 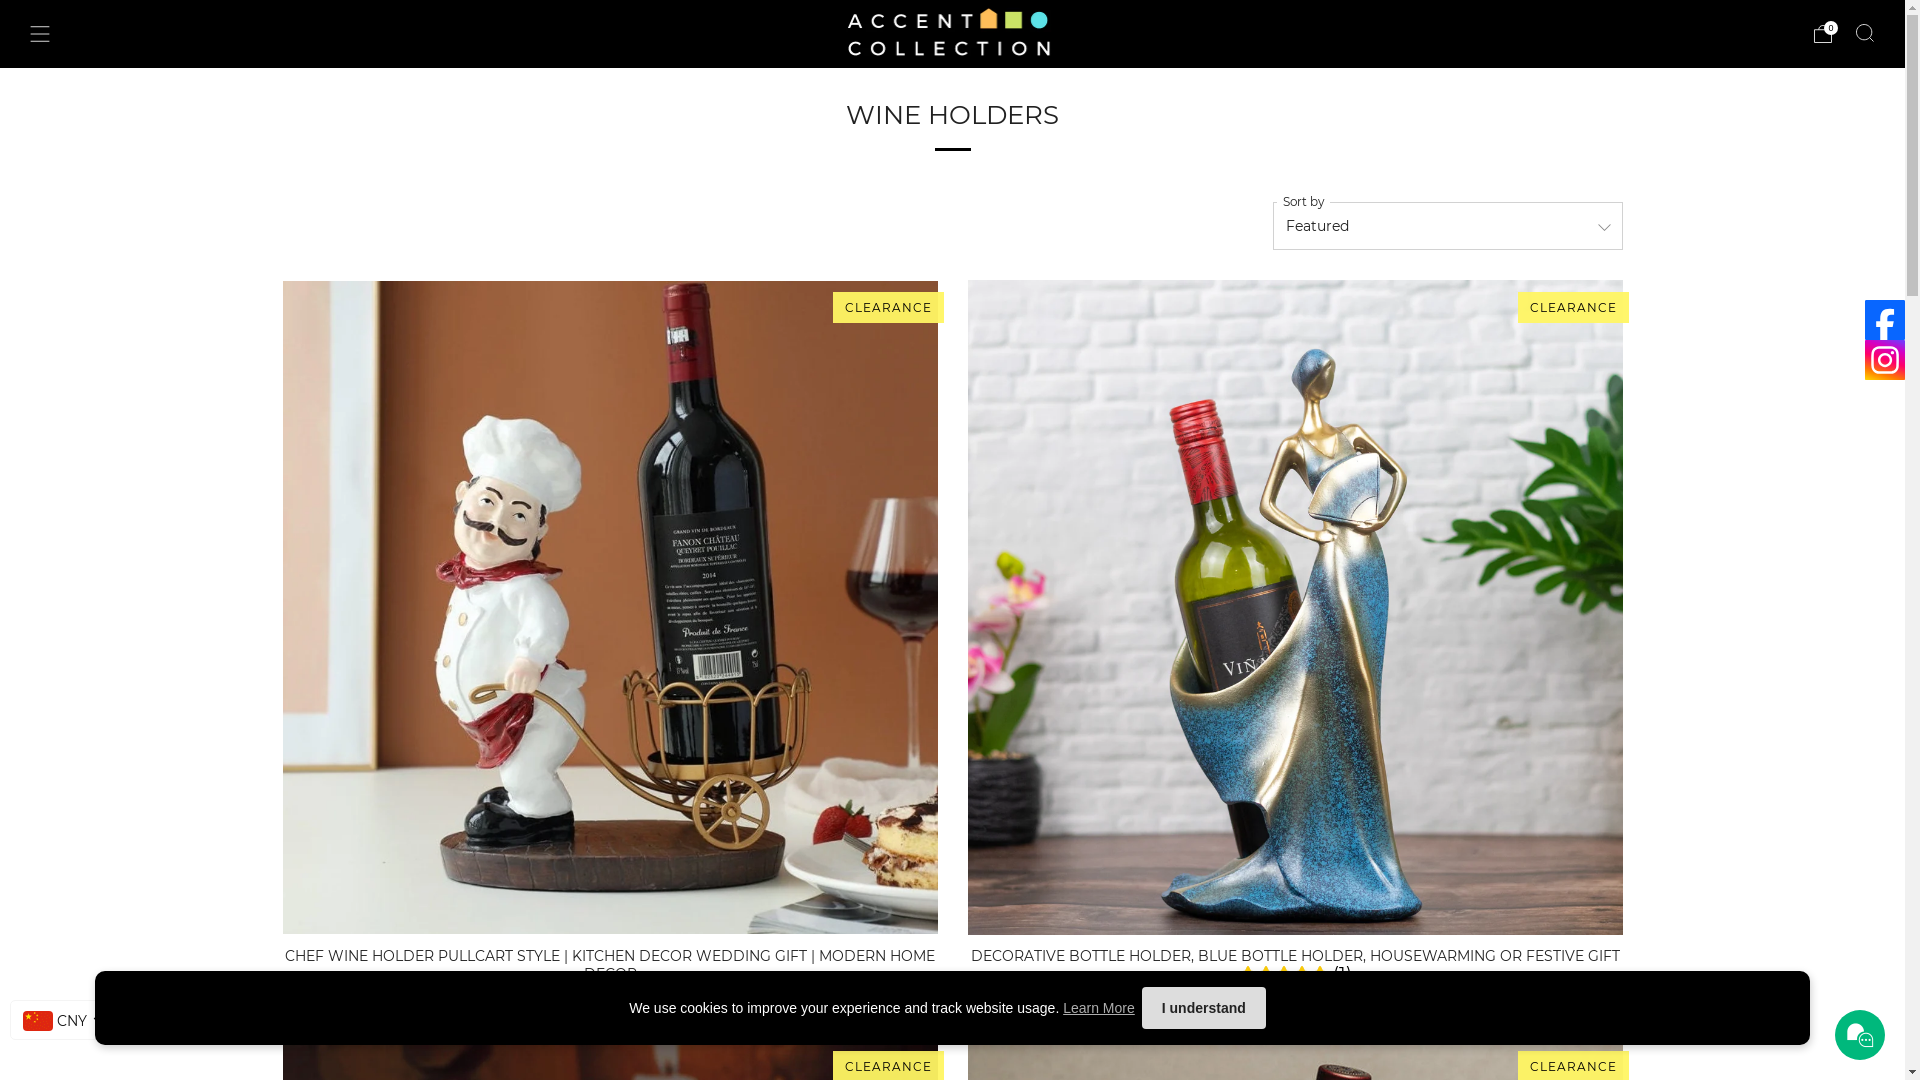 I want to click on '0', so click(x=1823, y=34).